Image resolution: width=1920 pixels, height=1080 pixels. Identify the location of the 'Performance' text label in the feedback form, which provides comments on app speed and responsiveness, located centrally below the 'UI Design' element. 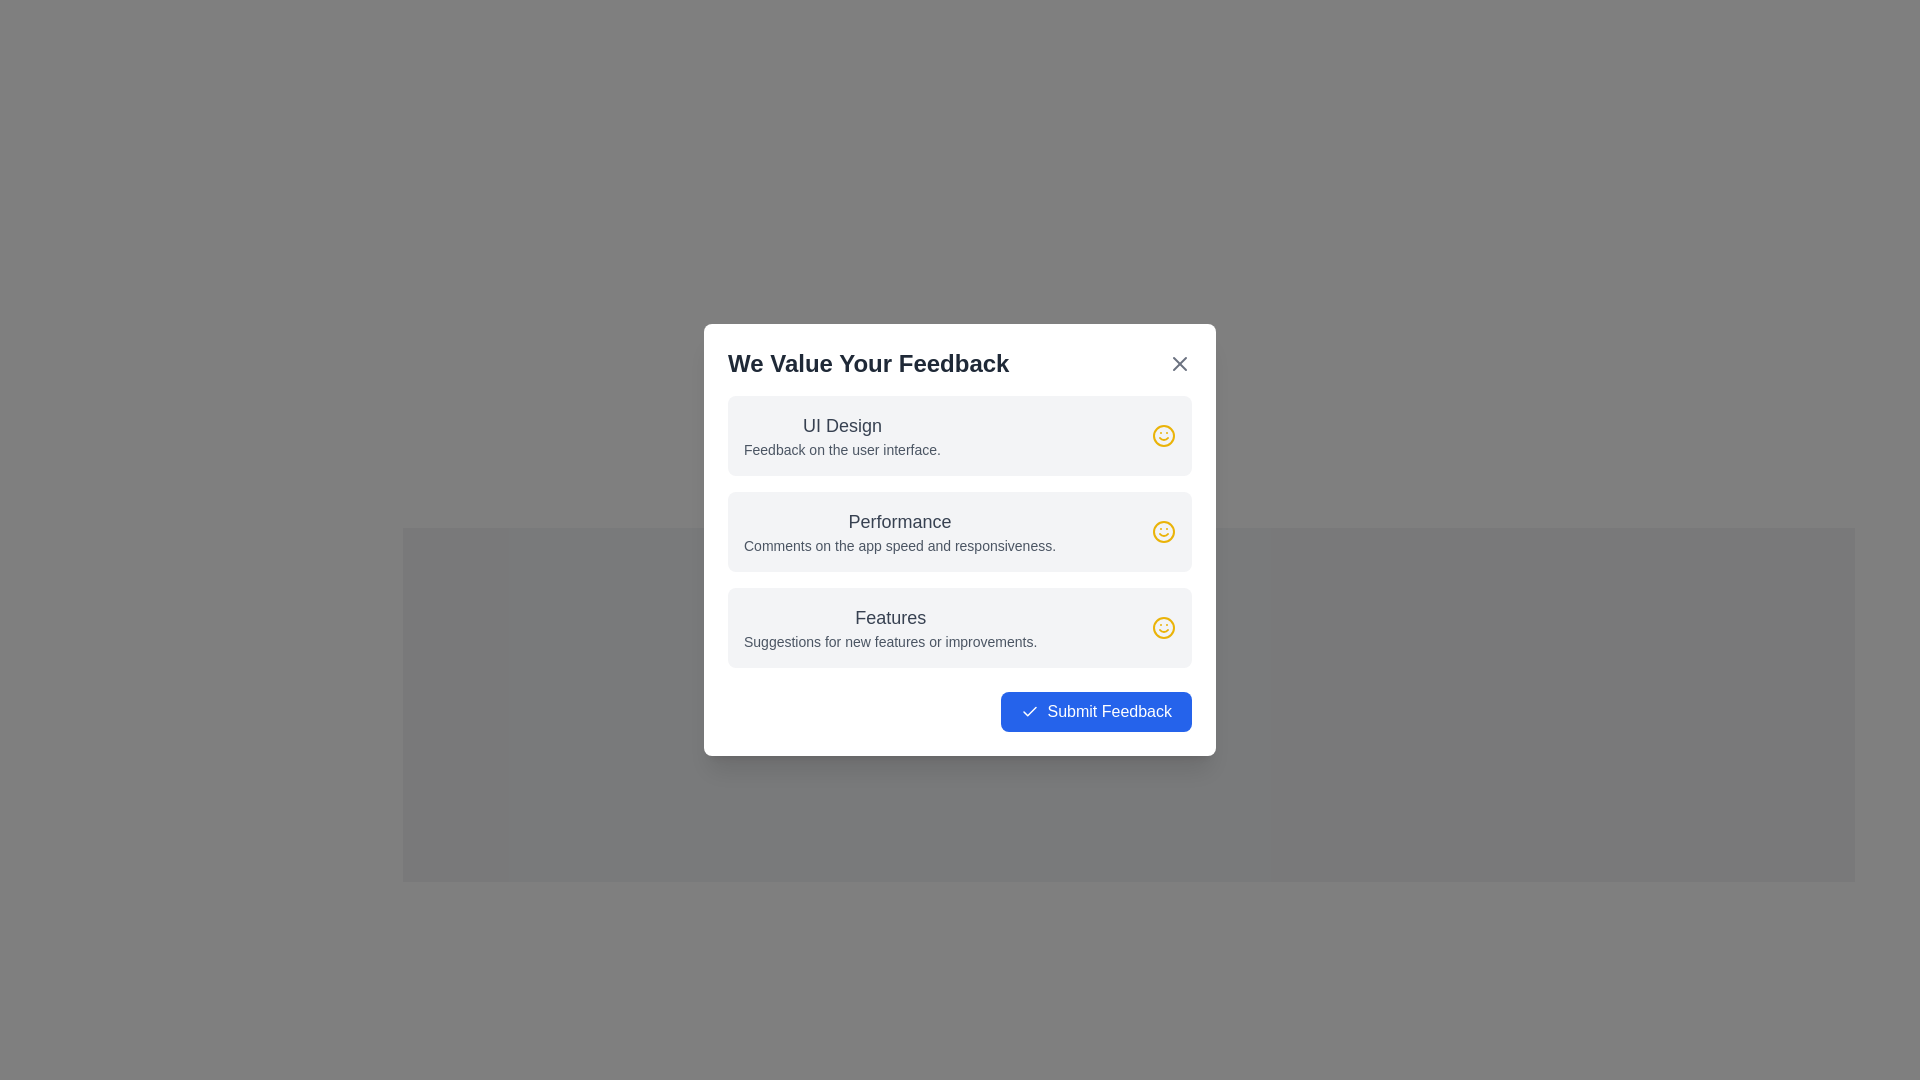
(899, 531).